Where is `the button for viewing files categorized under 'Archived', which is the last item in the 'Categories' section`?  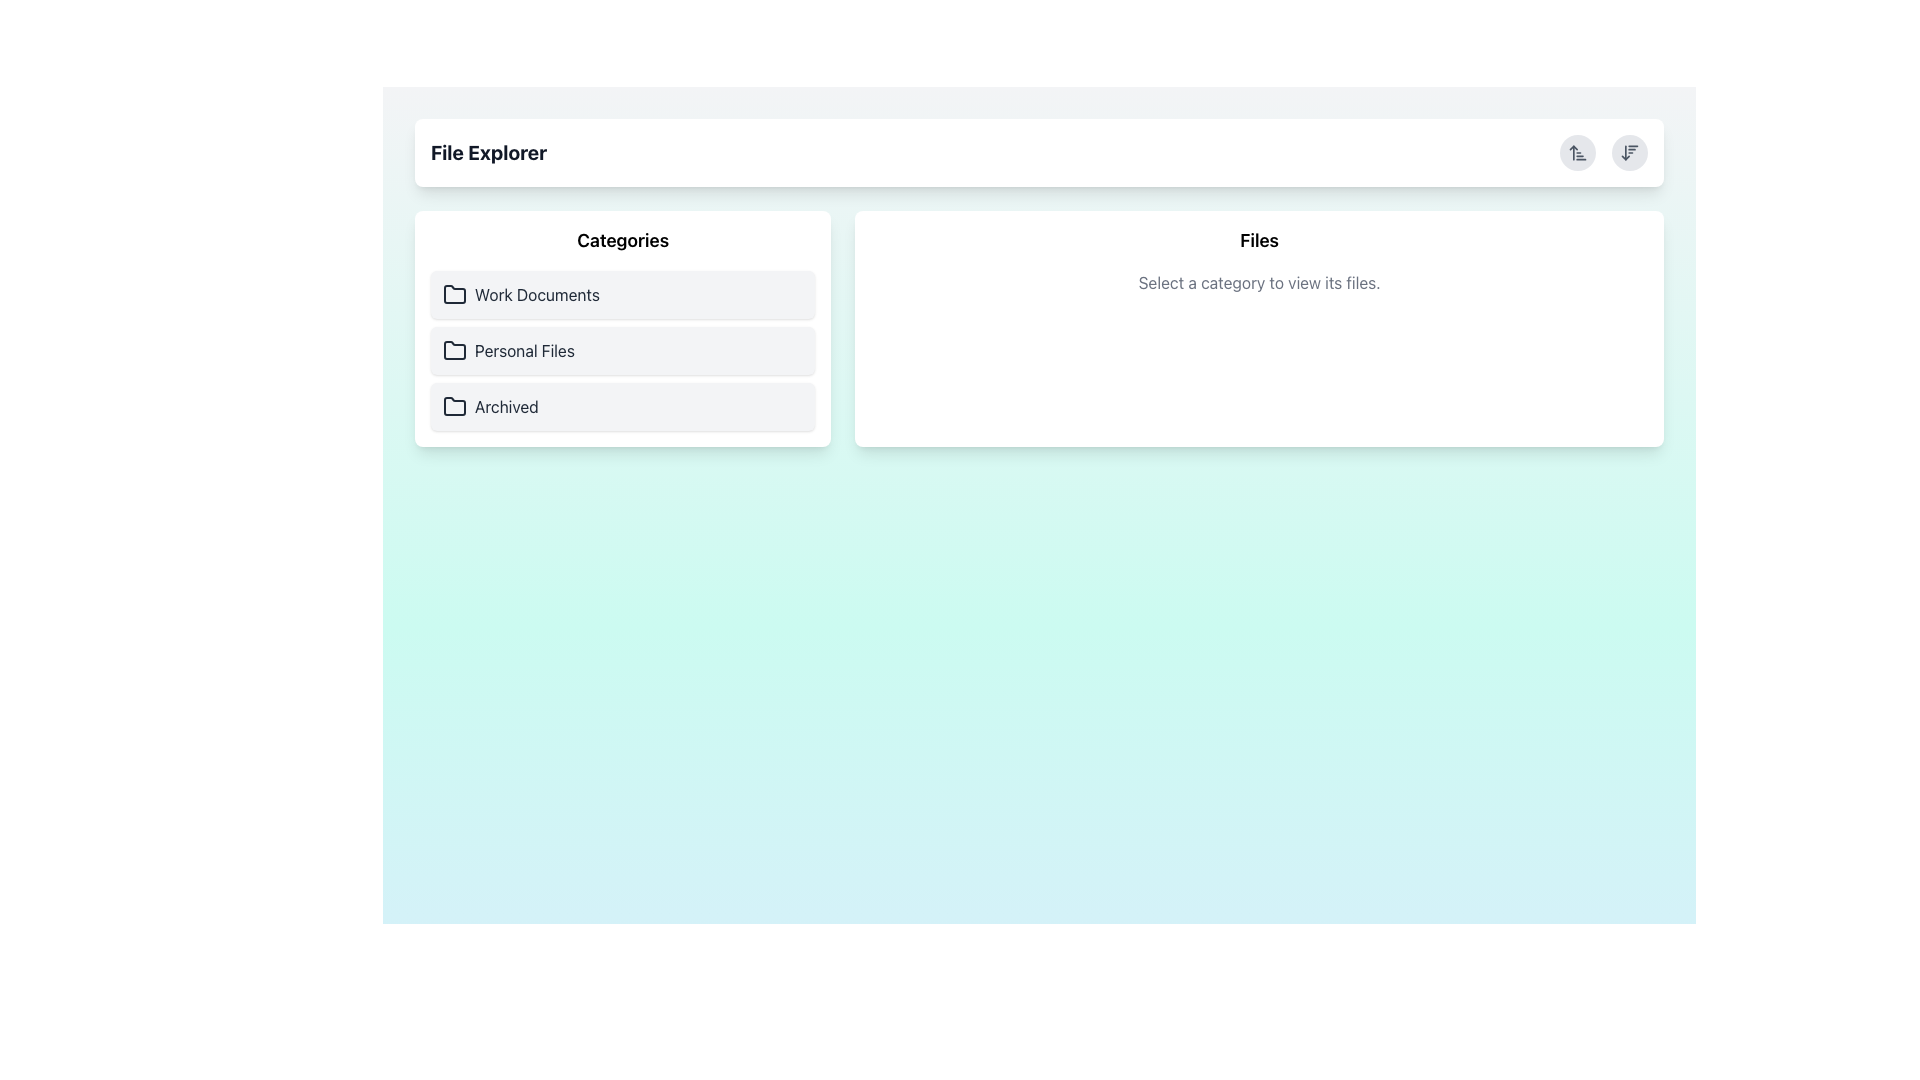
the button for viewing files categorized under 'Archived', which is the last item in the 'Categories' section is located at coordinates (622, 406).